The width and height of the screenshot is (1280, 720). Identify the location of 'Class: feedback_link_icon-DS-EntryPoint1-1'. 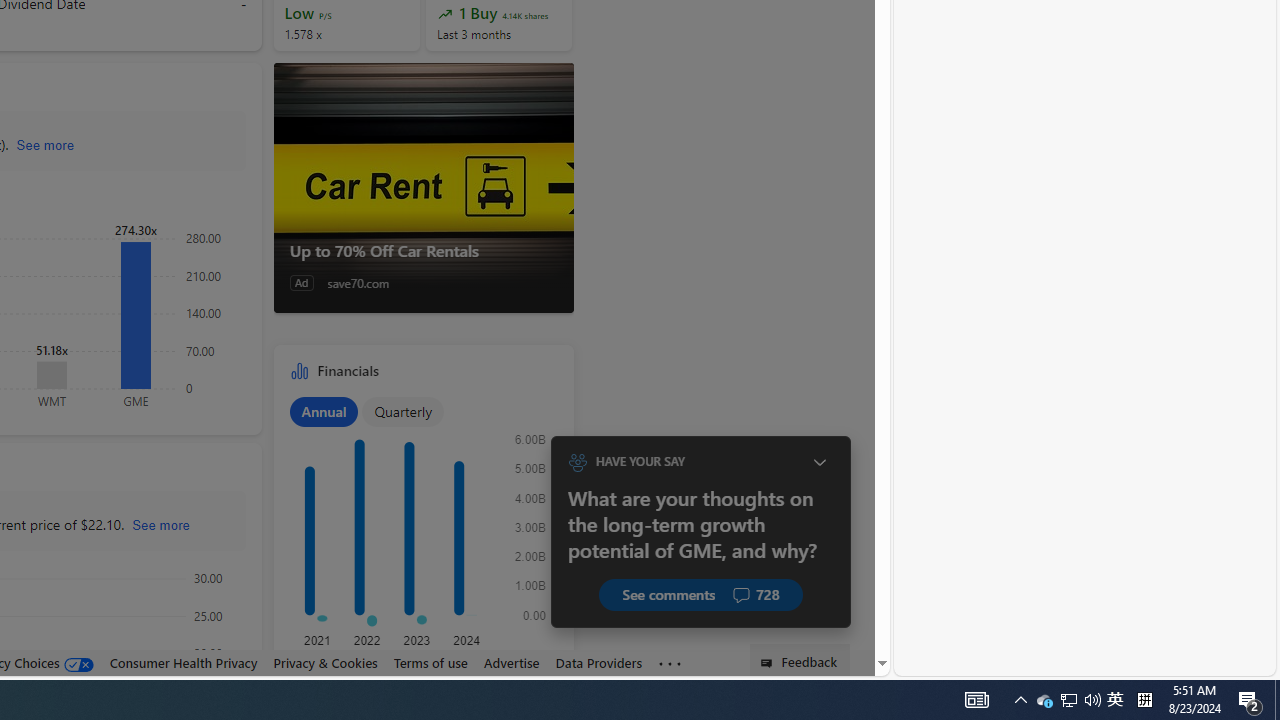
(769, 663).